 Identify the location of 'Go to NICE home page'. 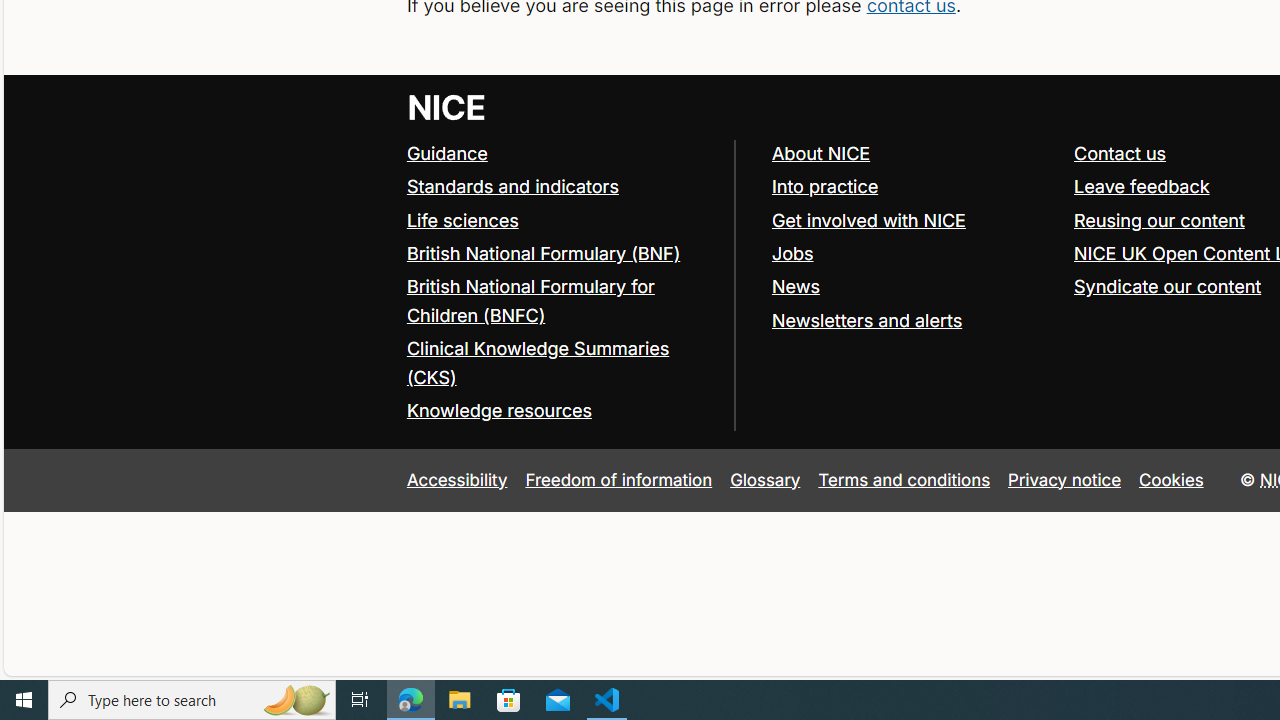
(445, 106).